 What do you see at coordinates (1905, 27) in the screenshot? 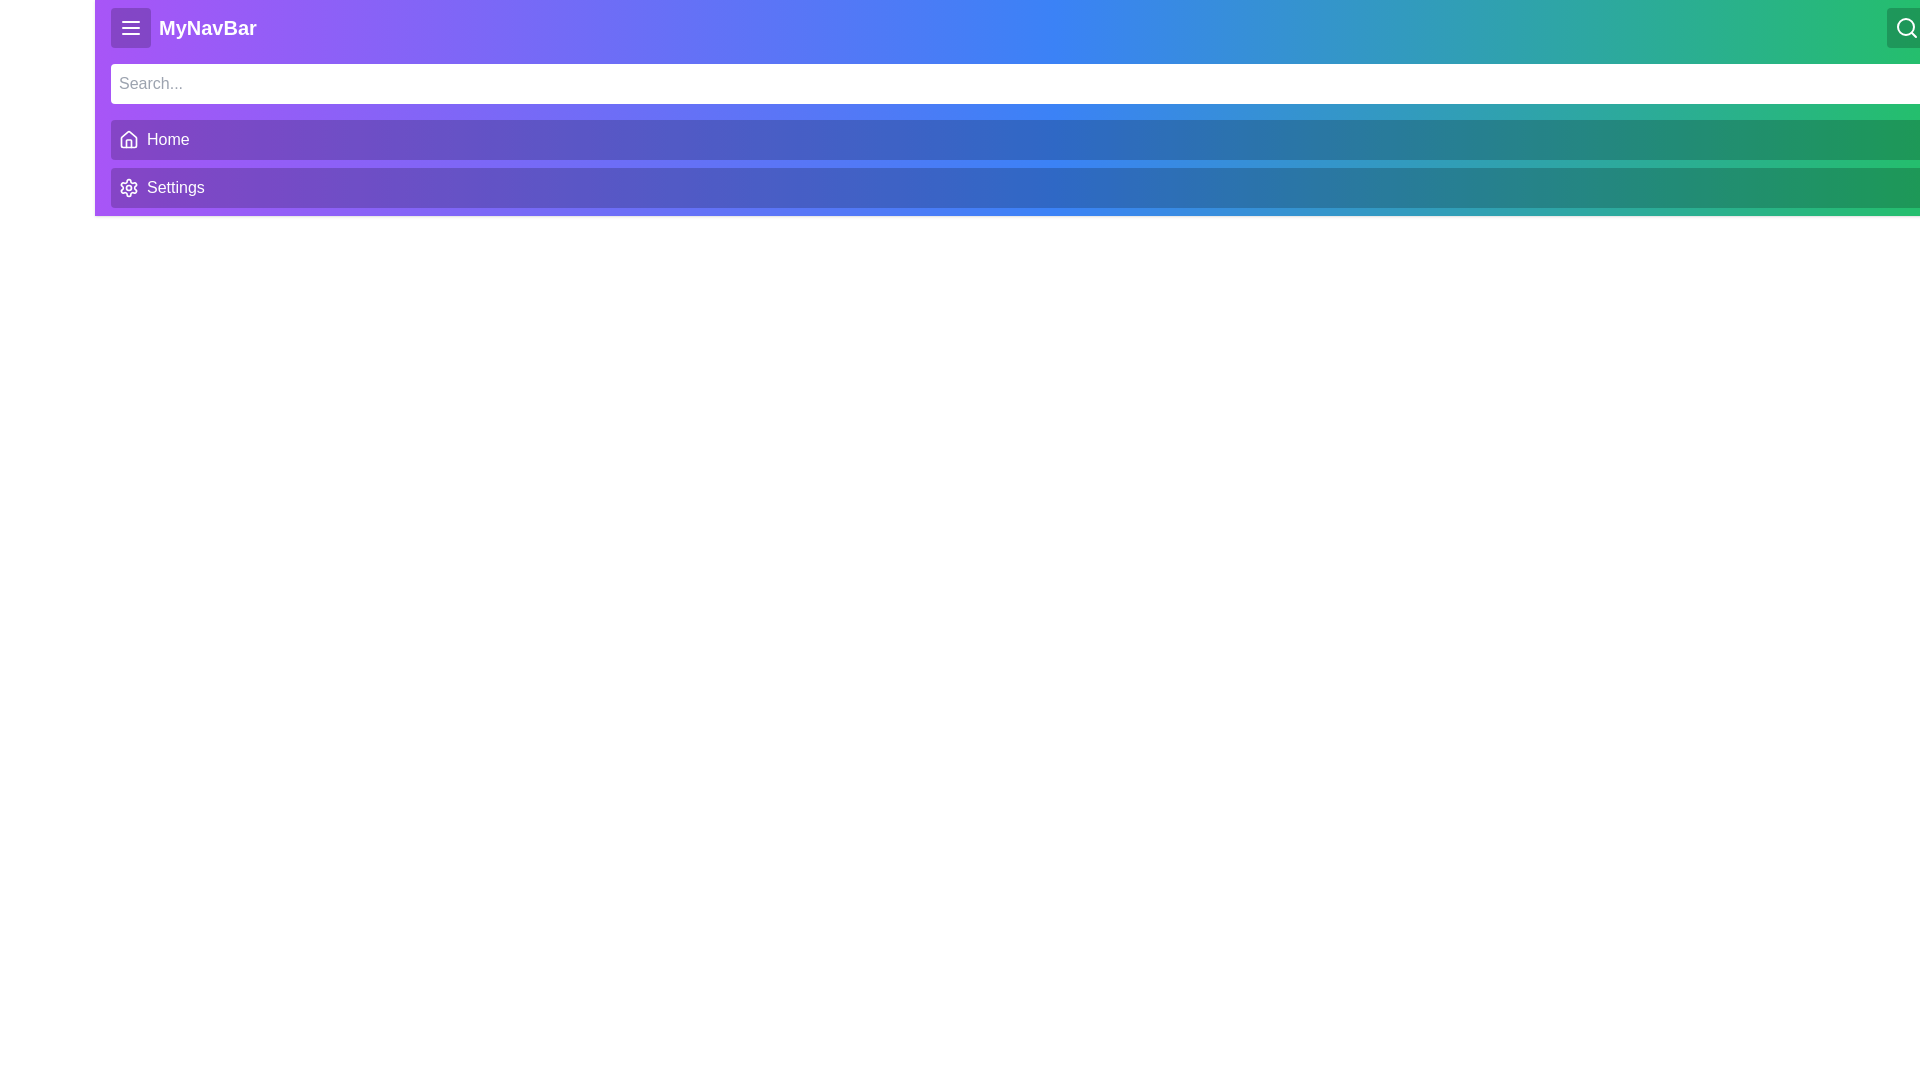
I see `the magnifying glass icon button in the top-right corner of the interface` at bounding box center [1905, 27].